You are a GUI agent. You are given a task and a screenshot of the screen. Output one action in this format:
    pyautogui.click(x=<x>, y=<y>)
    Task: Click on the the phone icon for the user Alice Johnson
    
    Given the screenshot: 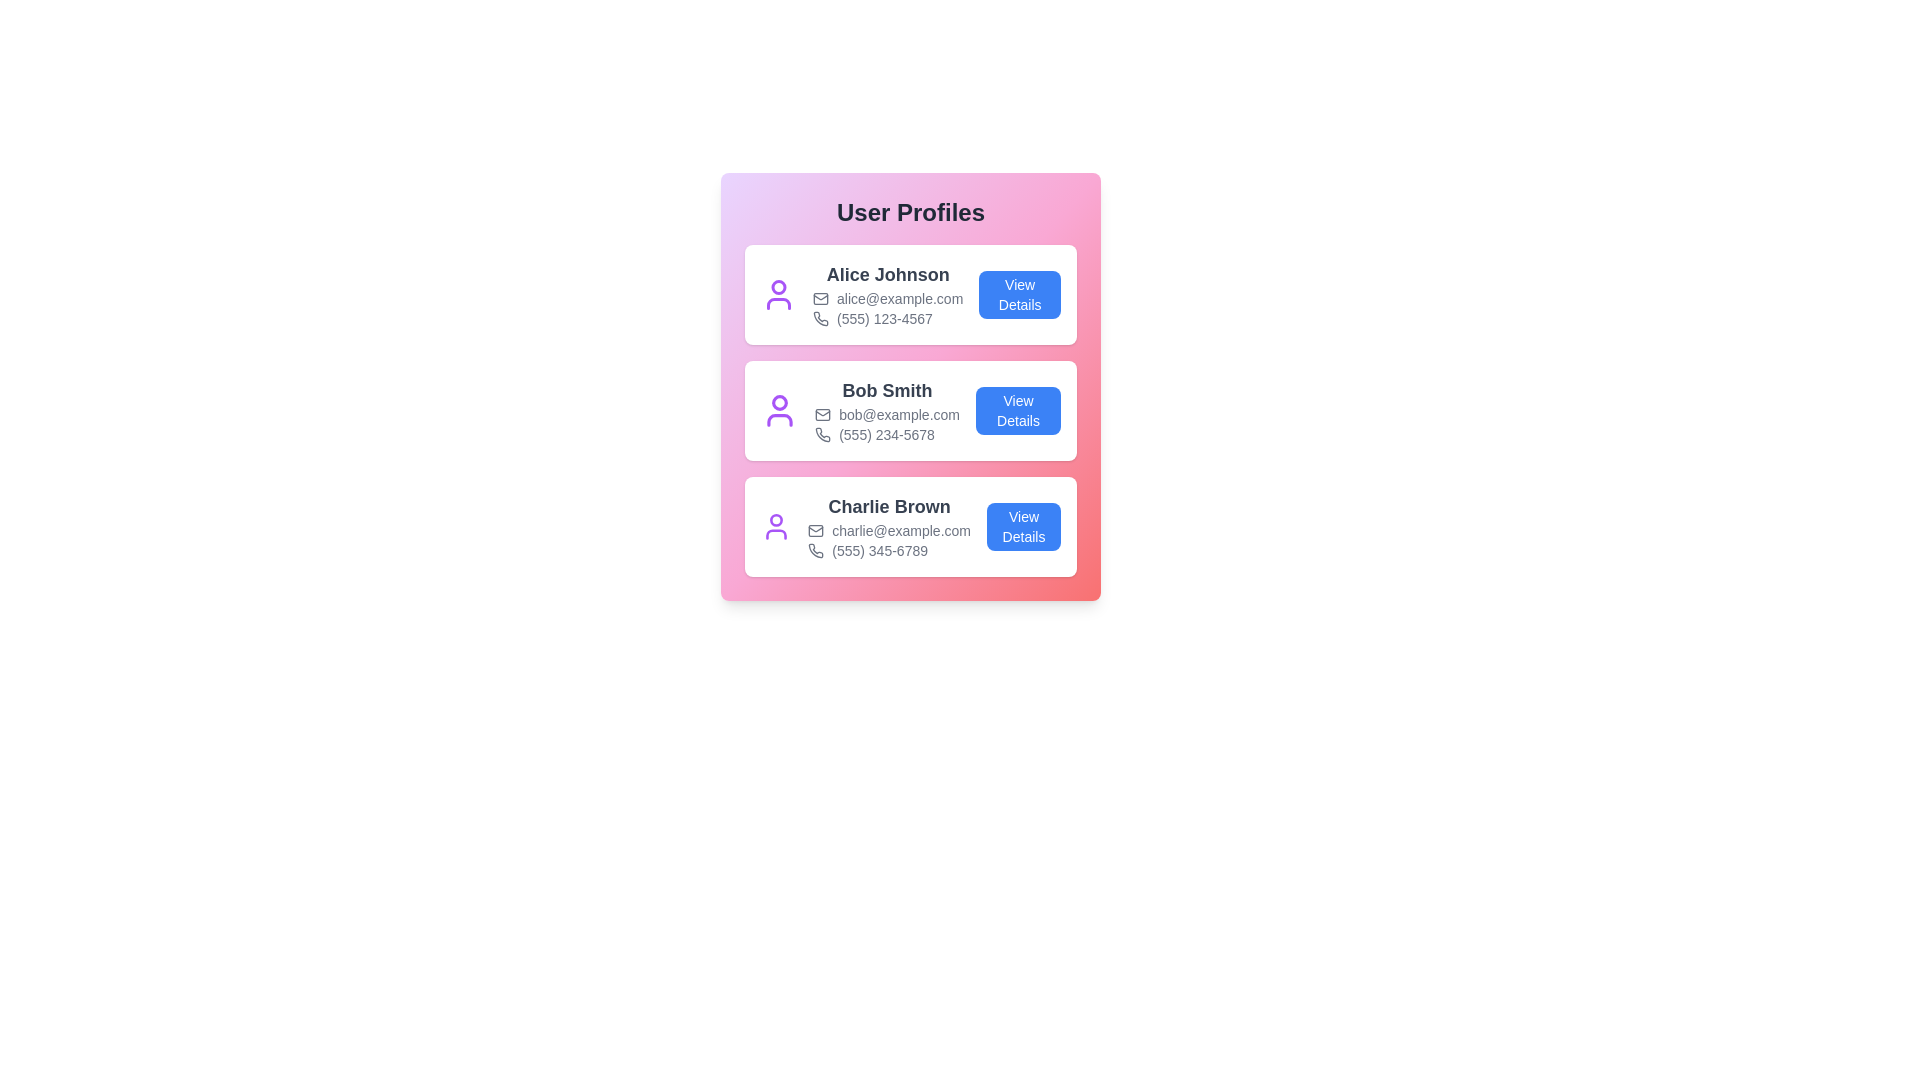 What is the action you would take?
    pyautogui.click(x=820, y=318)
    